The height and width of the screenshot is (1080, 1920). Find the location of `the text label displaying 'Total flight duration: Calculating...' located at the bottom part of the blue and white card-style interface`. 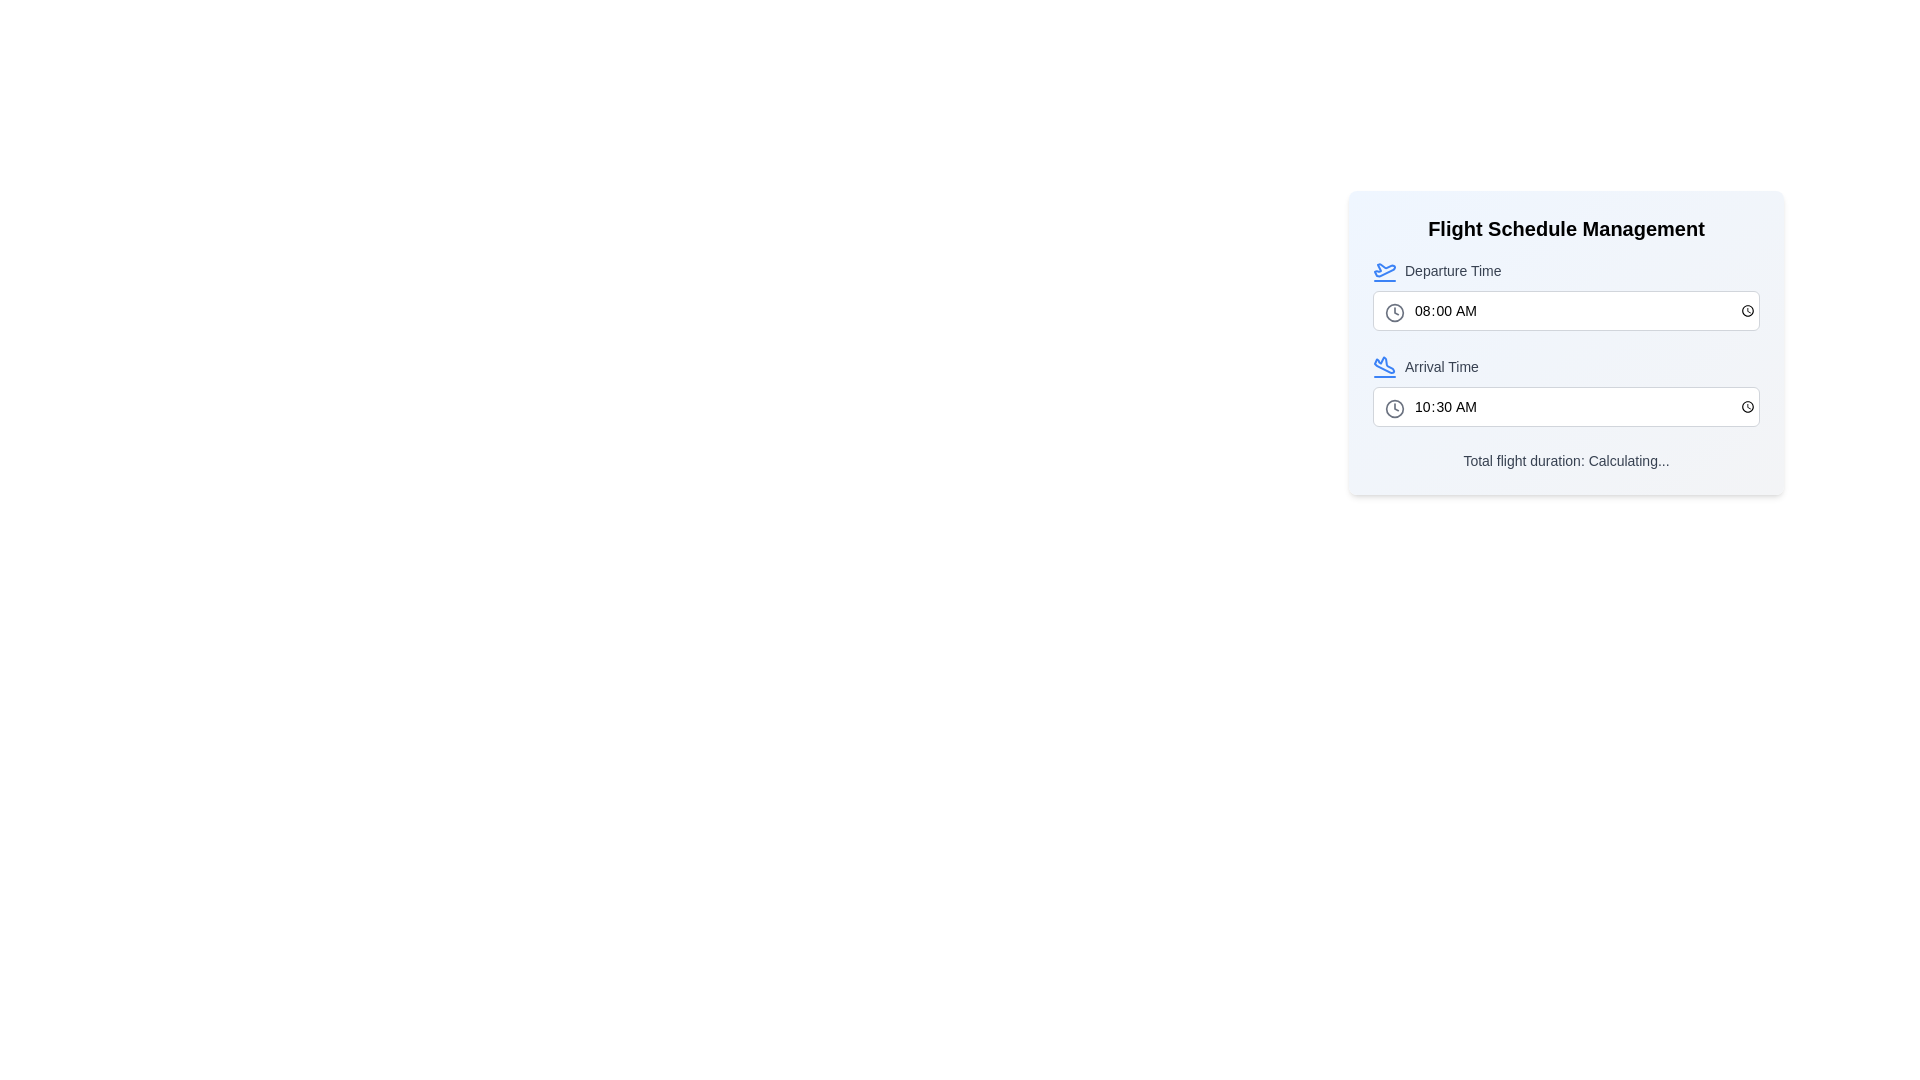

the text label displaying 'Total flight duration: Calculating...' located at the bottom part of the blue and white card-style interface is located at coordinates (1565, 461).